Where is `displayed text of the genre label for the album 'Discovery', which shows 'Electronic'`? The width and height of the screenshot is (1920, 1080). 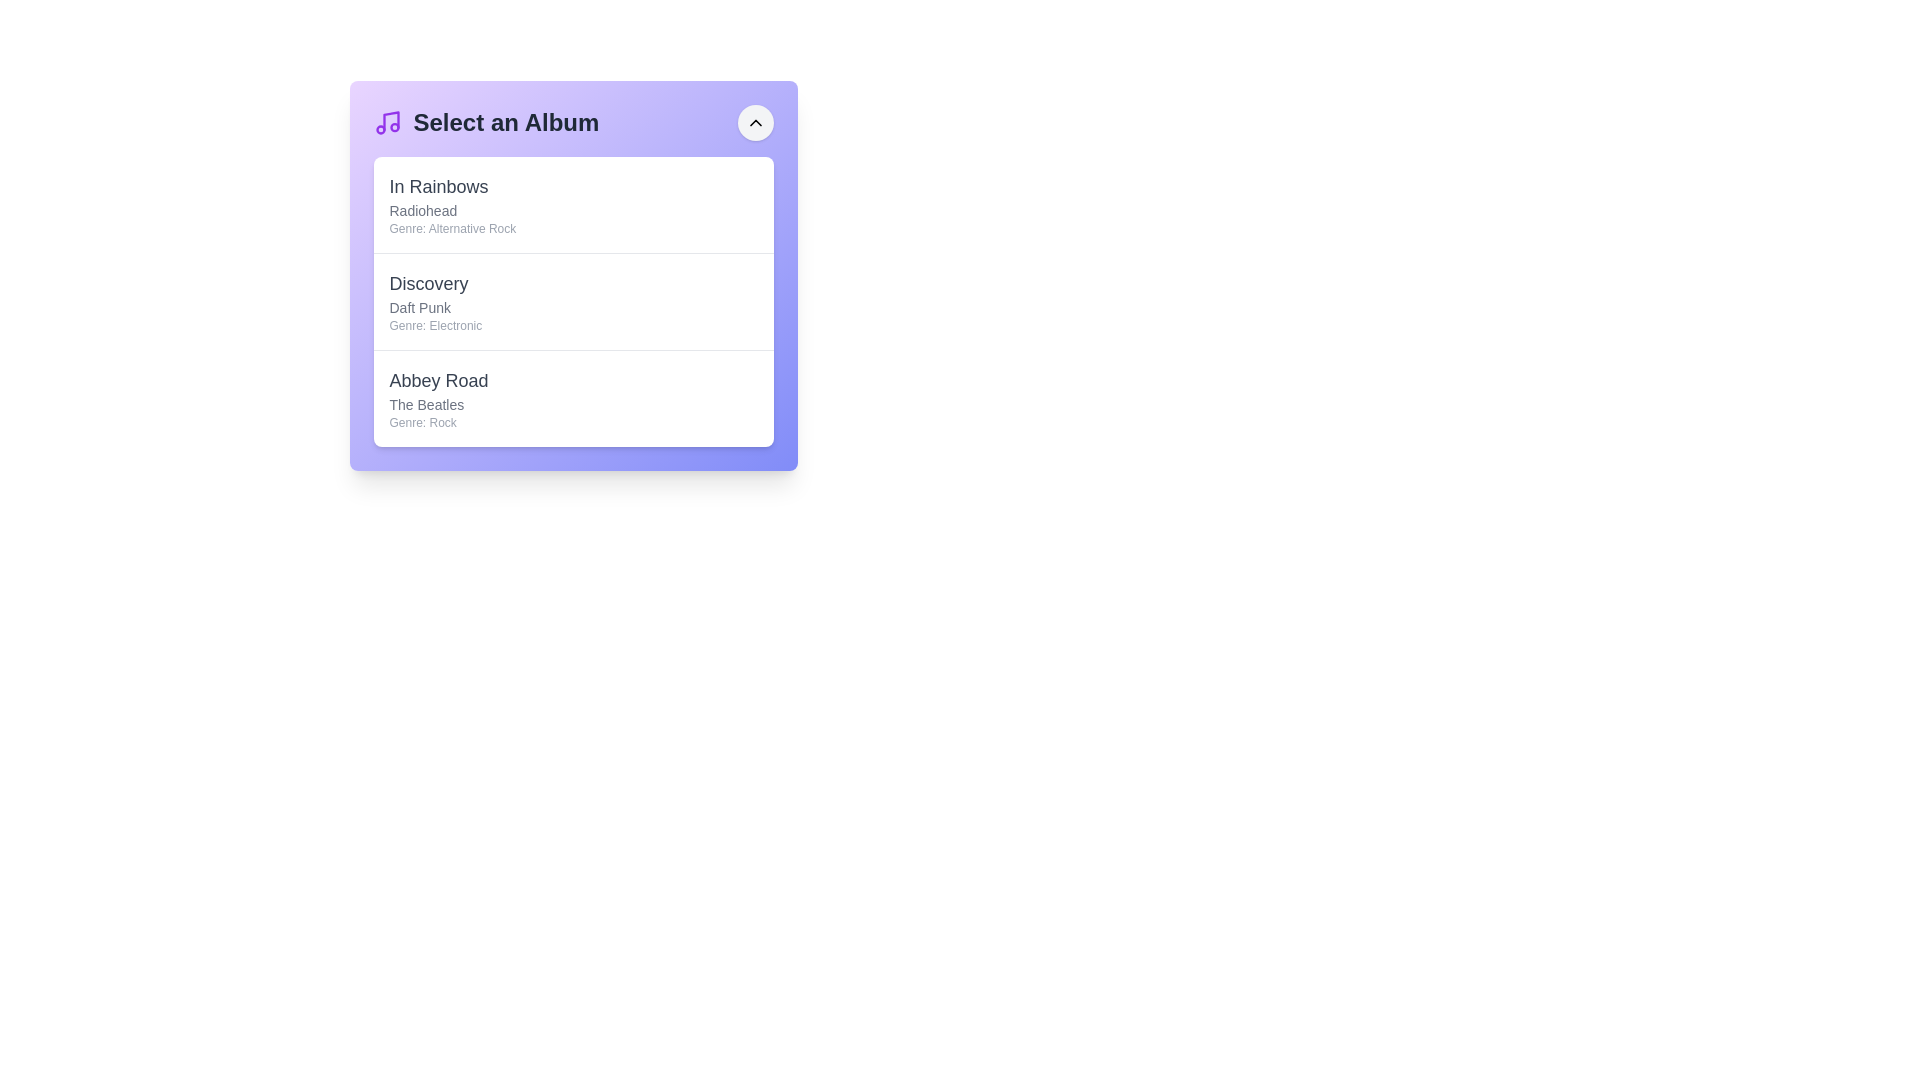
displayed text of the genre label for the album 'Discovery', which shows 'Electronic' is located at coordinates (434, 325).